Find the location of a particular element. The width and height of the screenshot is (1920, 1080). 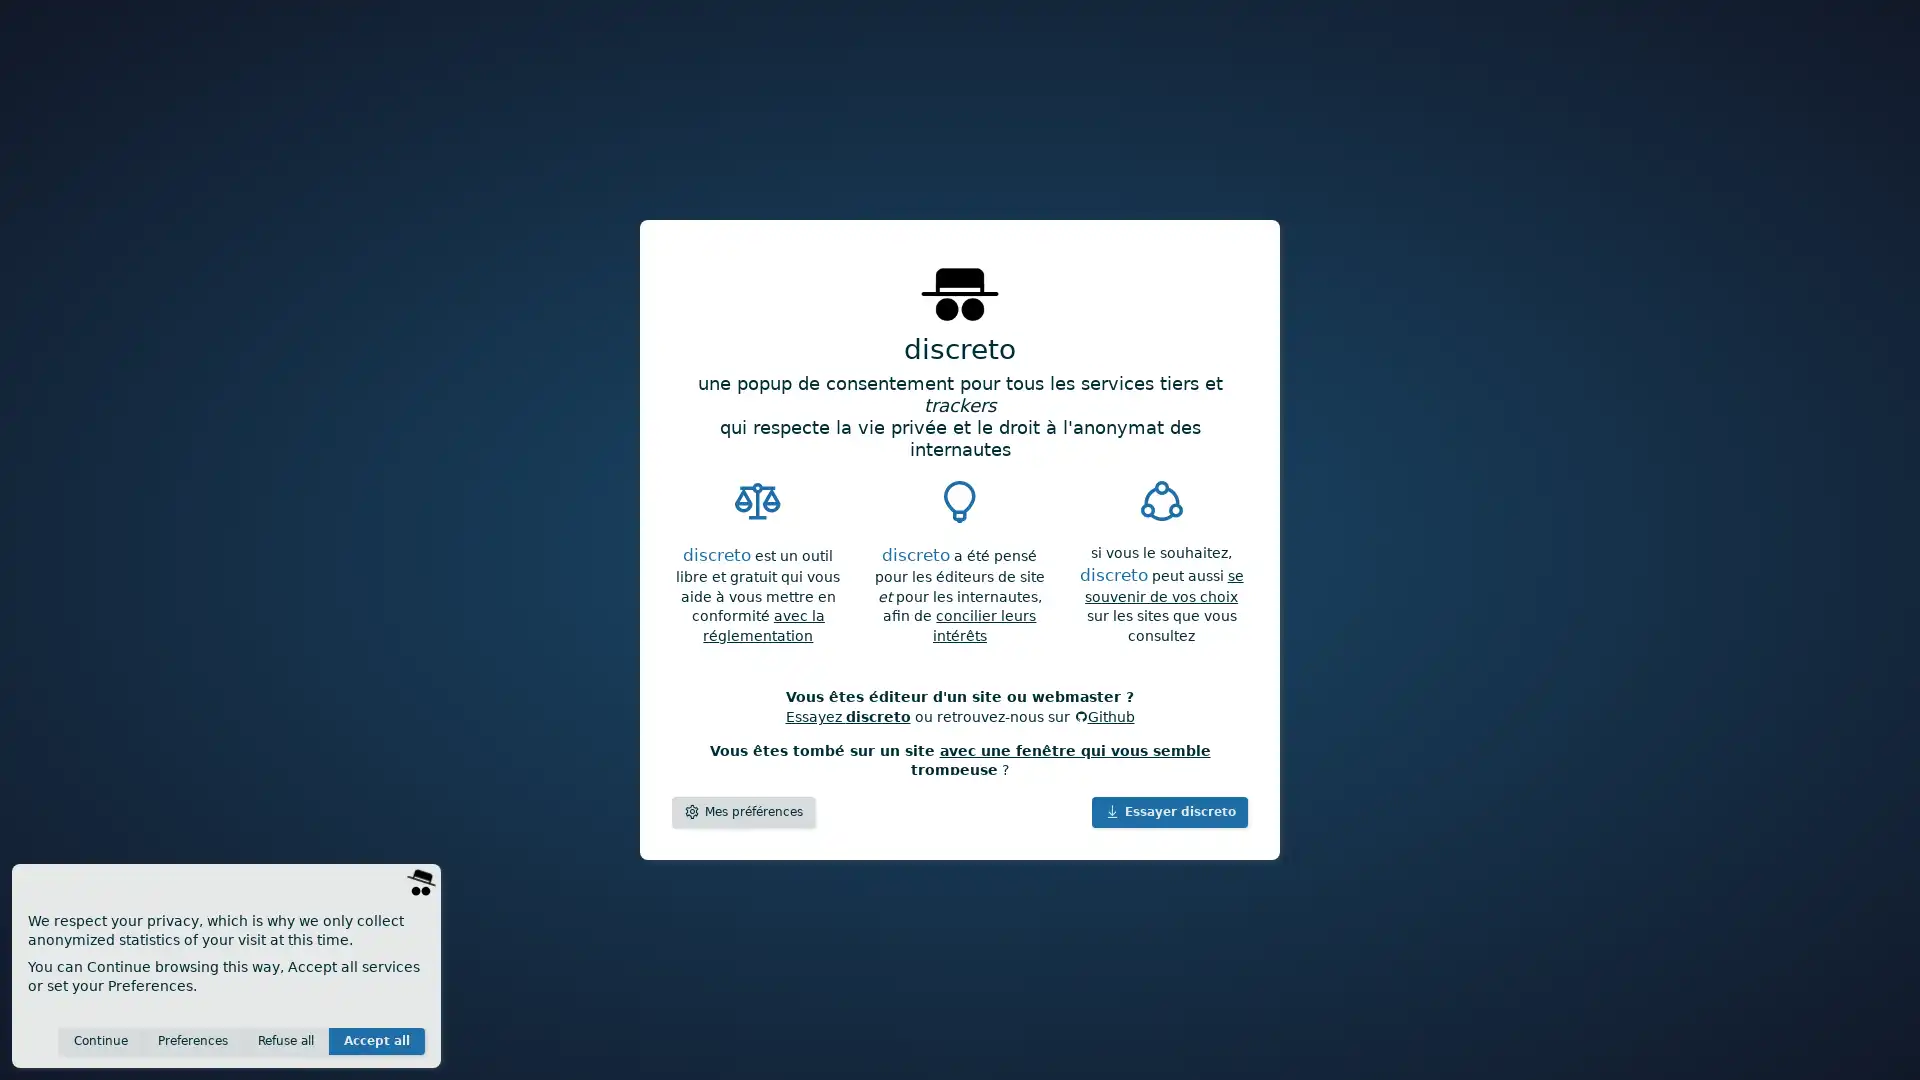

Save is located at coordinates (393, 1048).